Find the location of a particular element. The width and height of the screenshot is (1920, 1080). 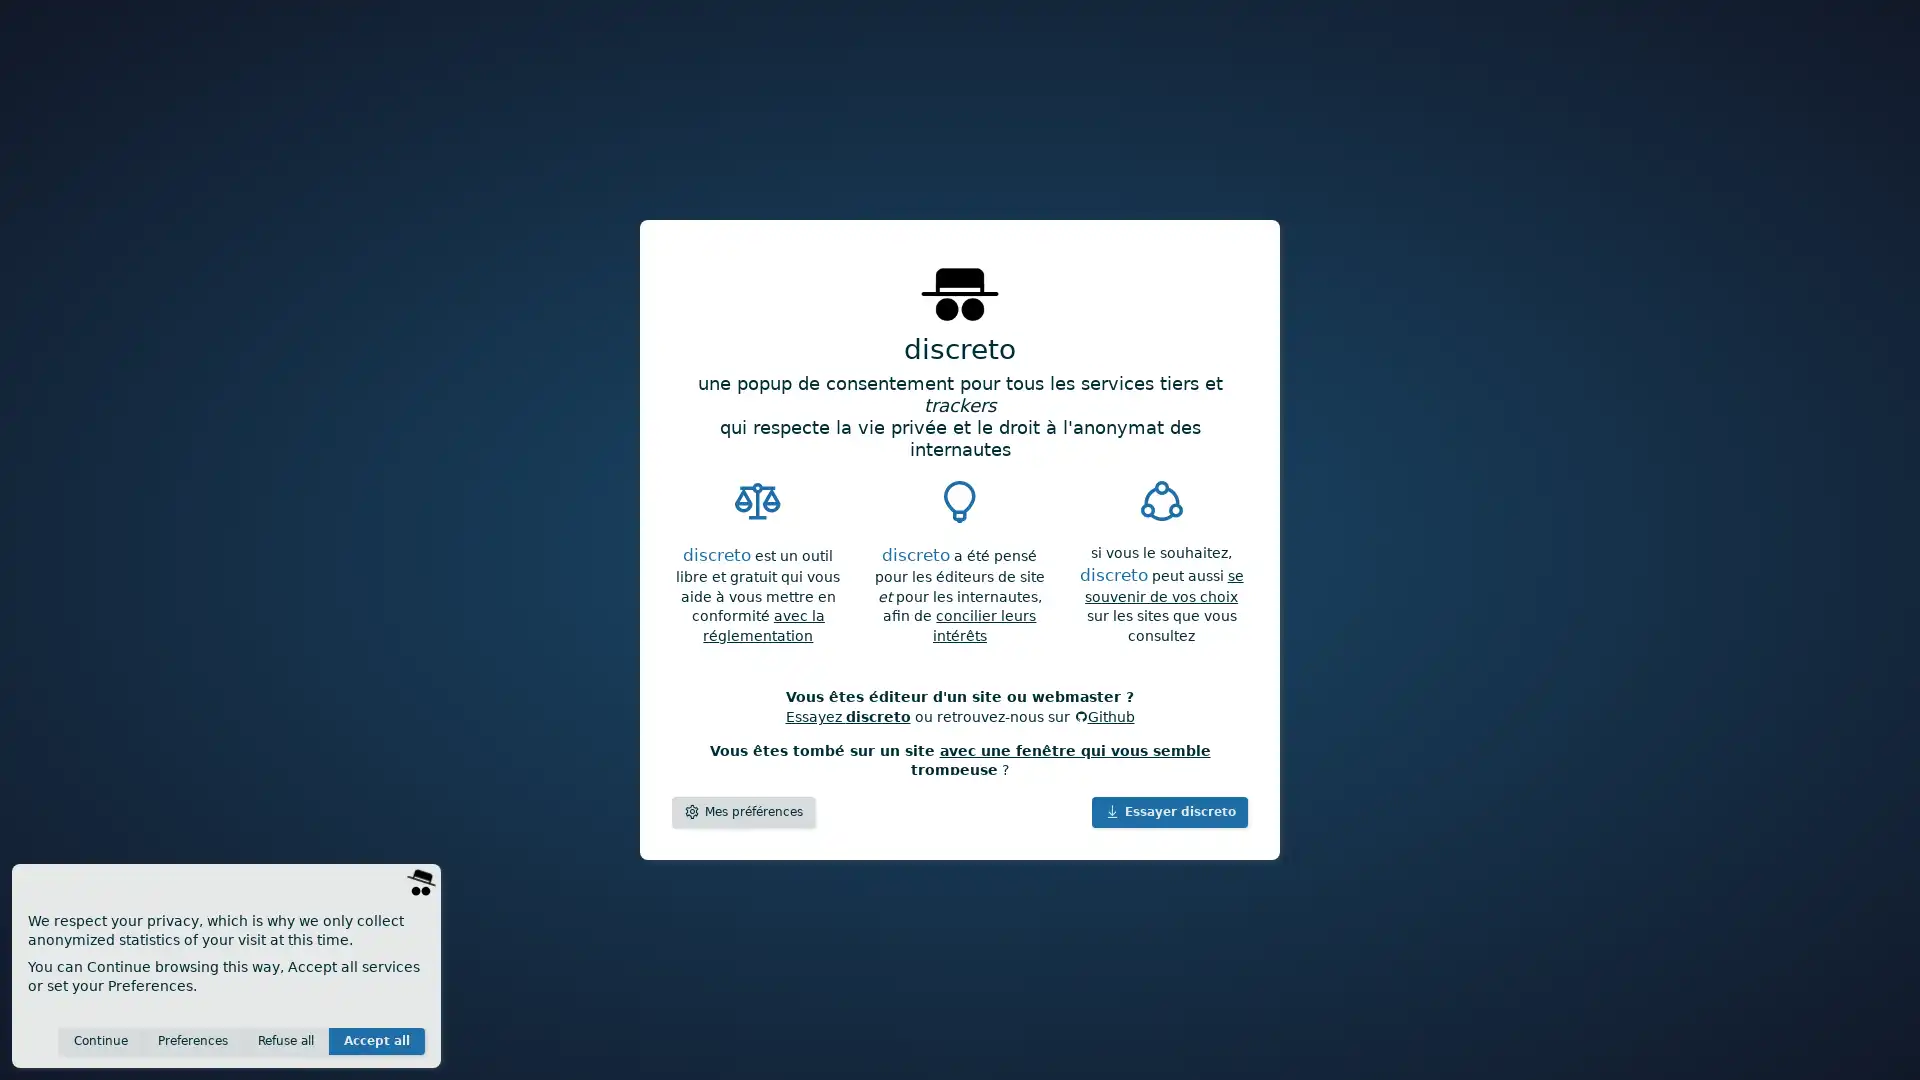

Save is located at coordinates (393, 1048).